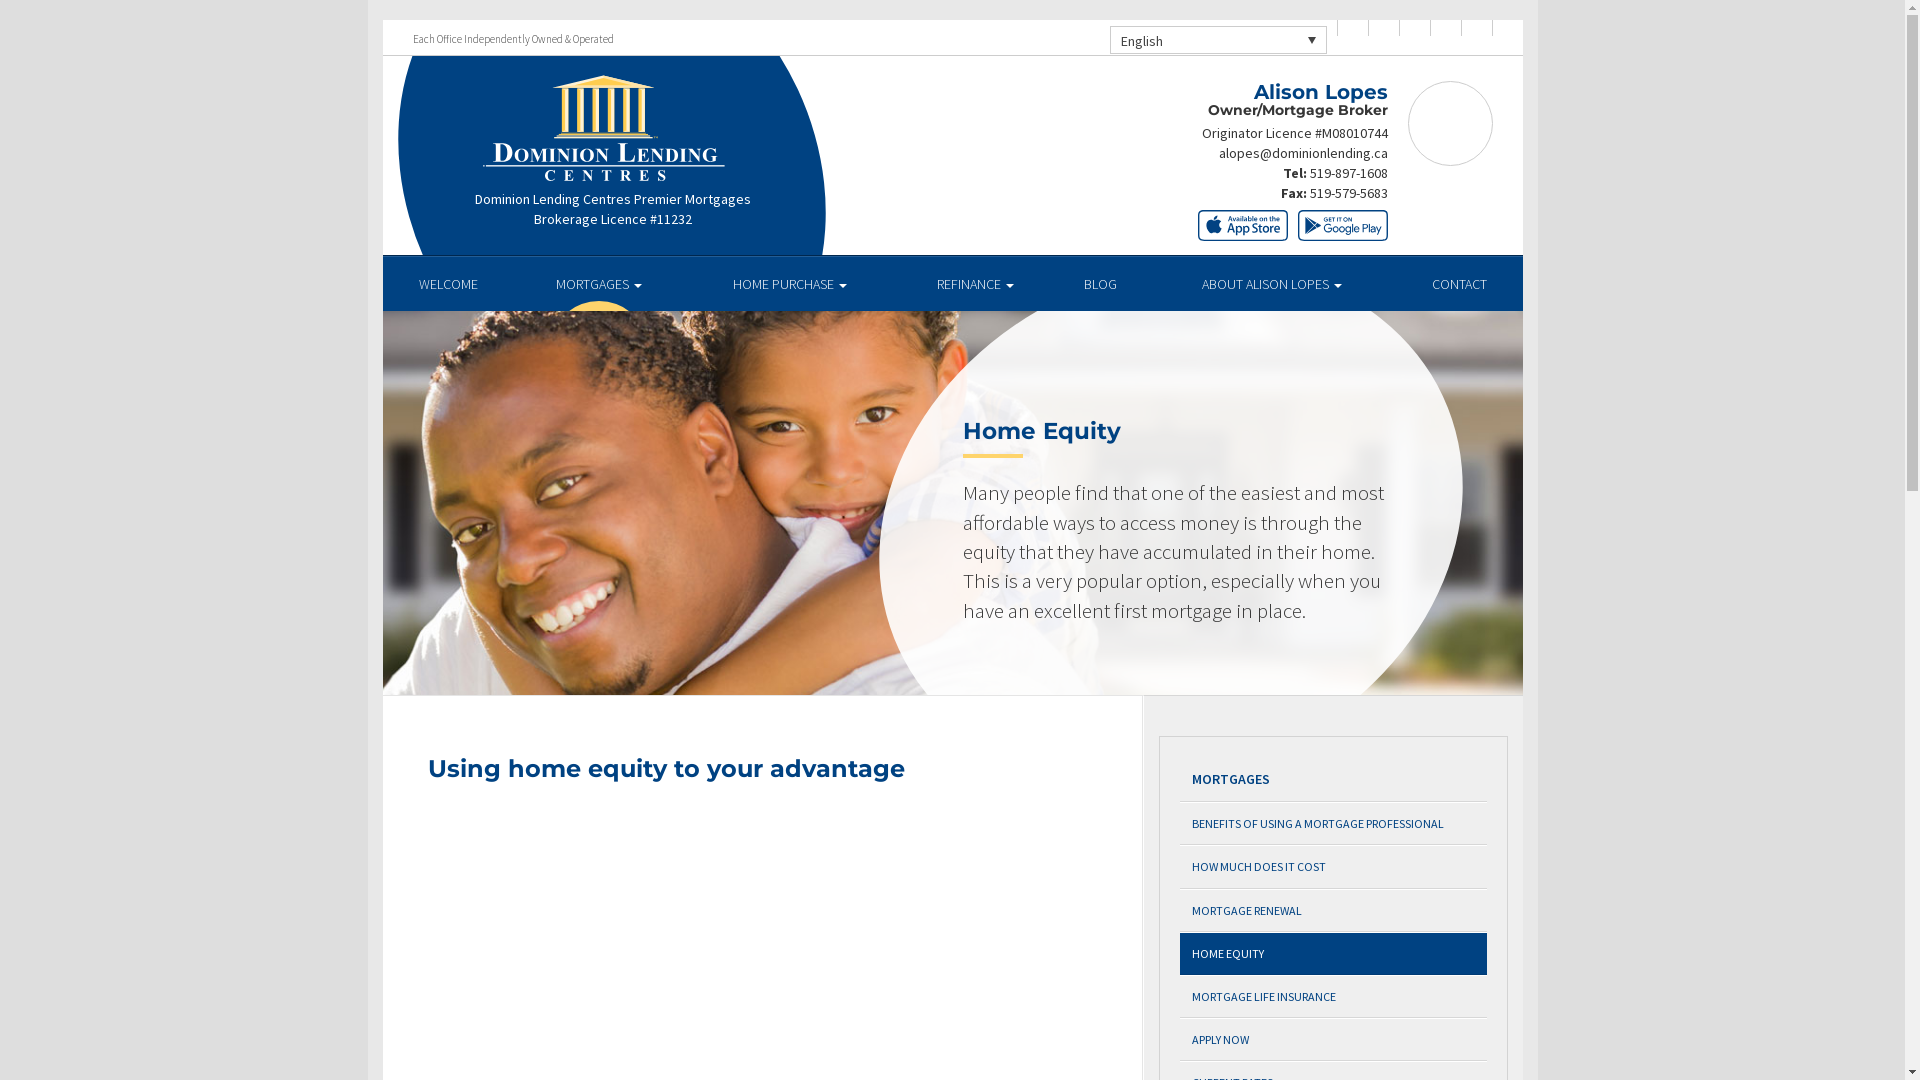 This screenshot has height=1080, width=1920. What do you see at coordinates (1459, 284) in the screenshot?
I see `'CONTACT'` at bounding box center [1459, 284].